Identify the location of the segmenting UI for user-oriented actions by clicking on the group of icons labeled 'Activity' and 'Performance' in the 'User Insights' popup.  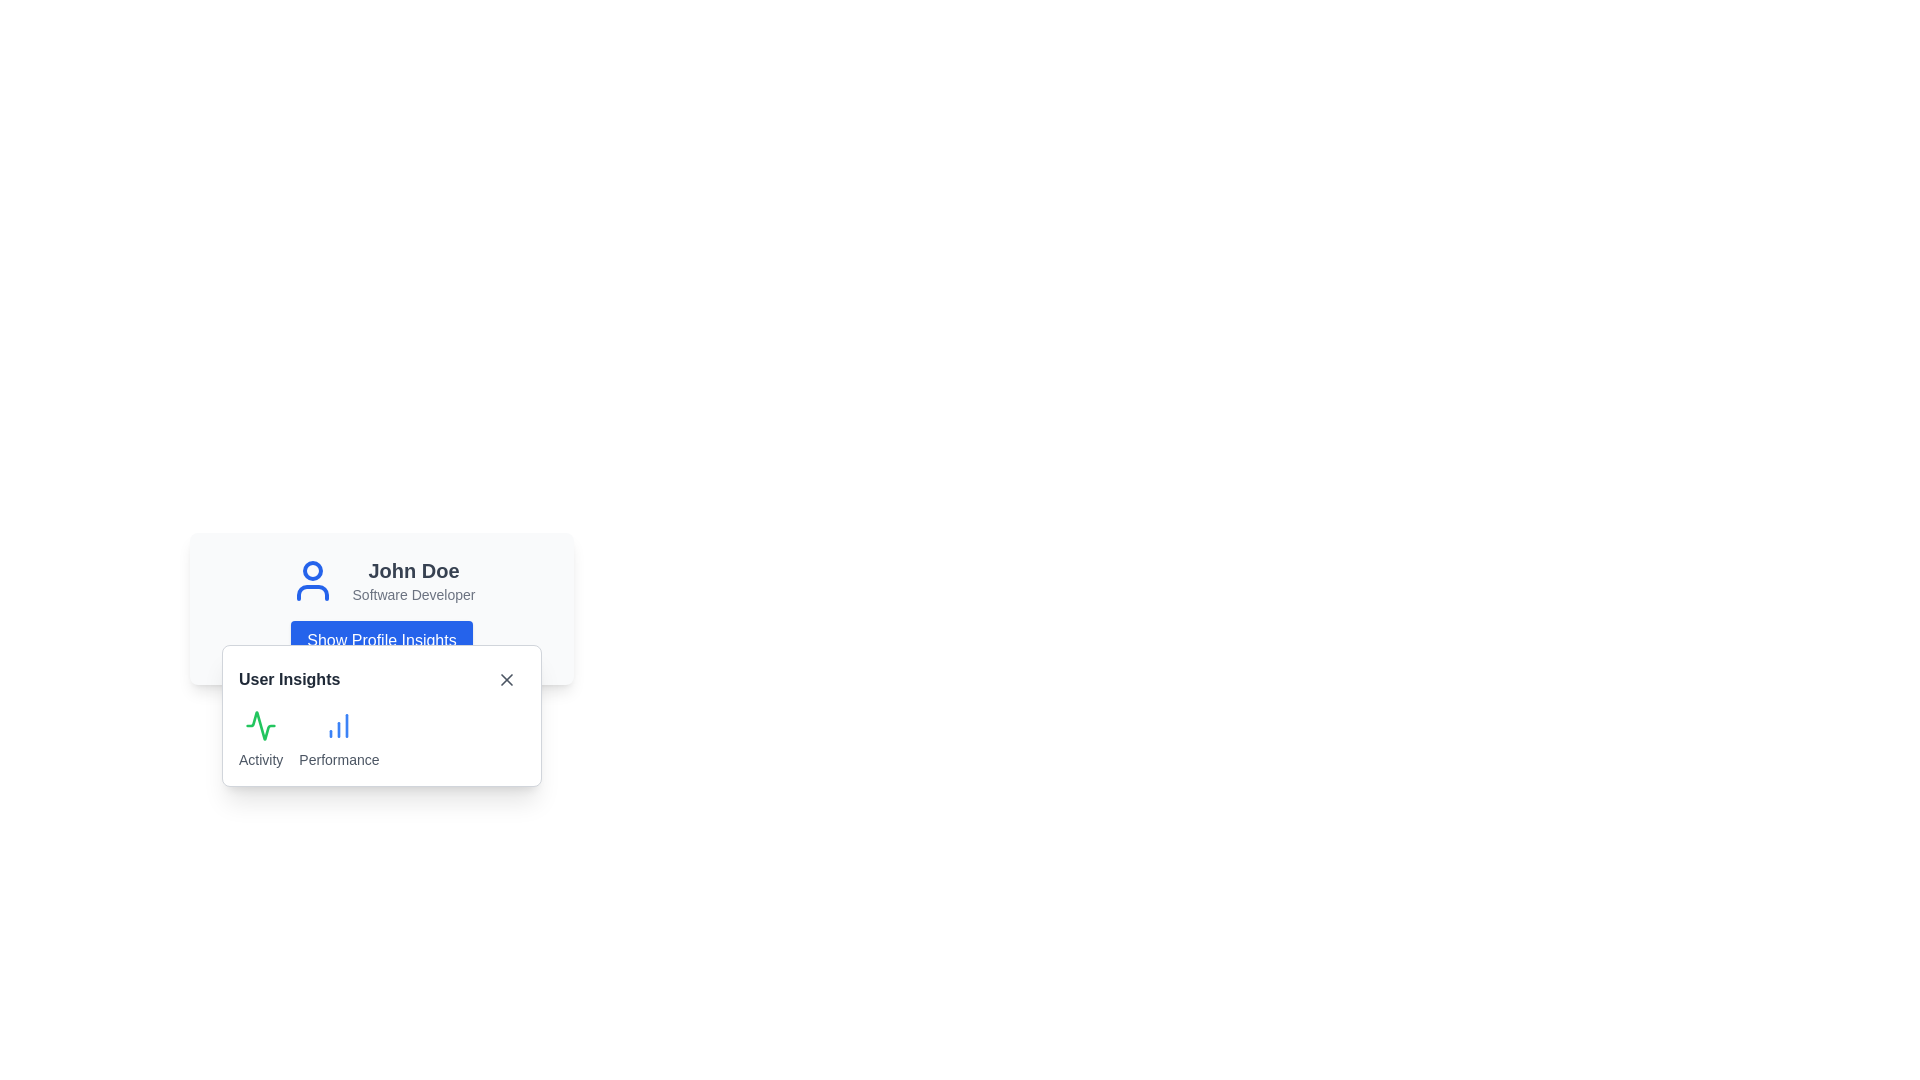
(382, 740).